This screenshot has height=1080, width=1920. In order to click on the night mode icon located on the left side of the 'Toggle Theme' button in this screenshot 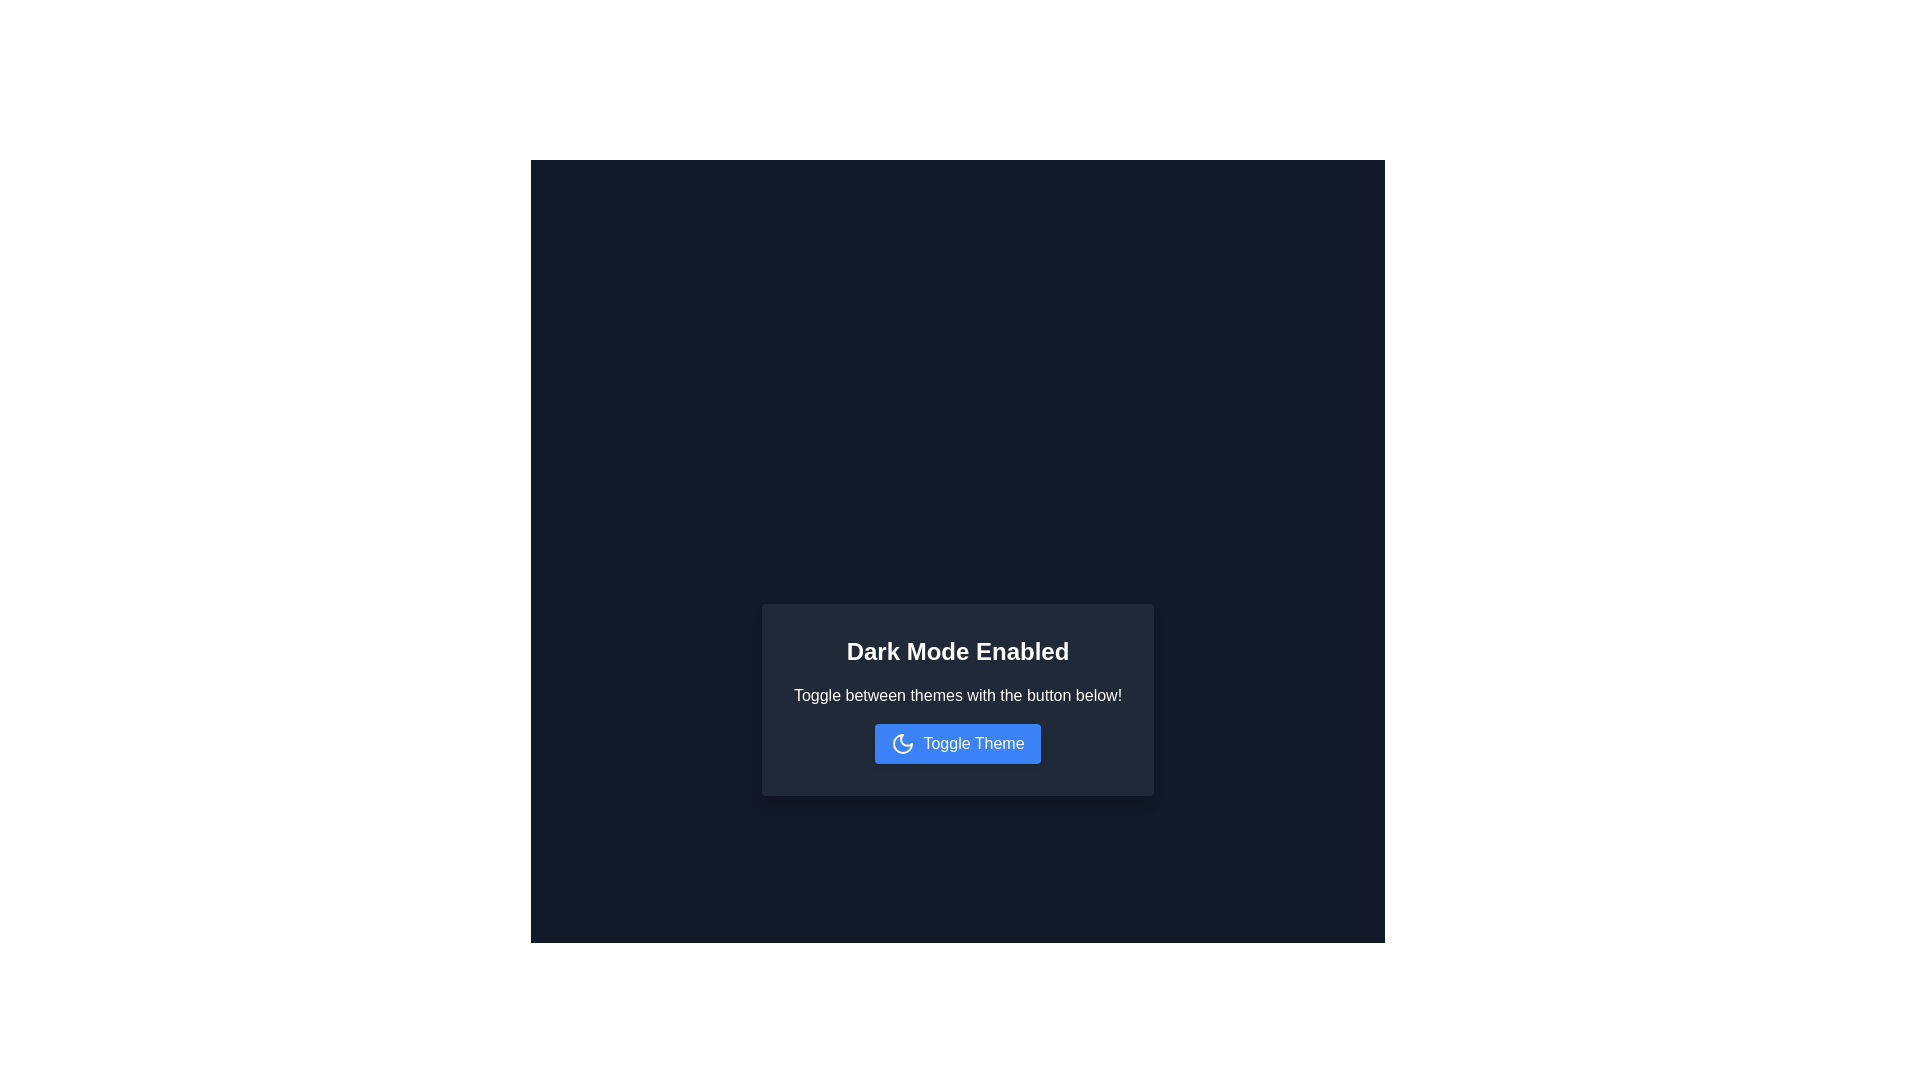, I will do `click(902, 744)`.